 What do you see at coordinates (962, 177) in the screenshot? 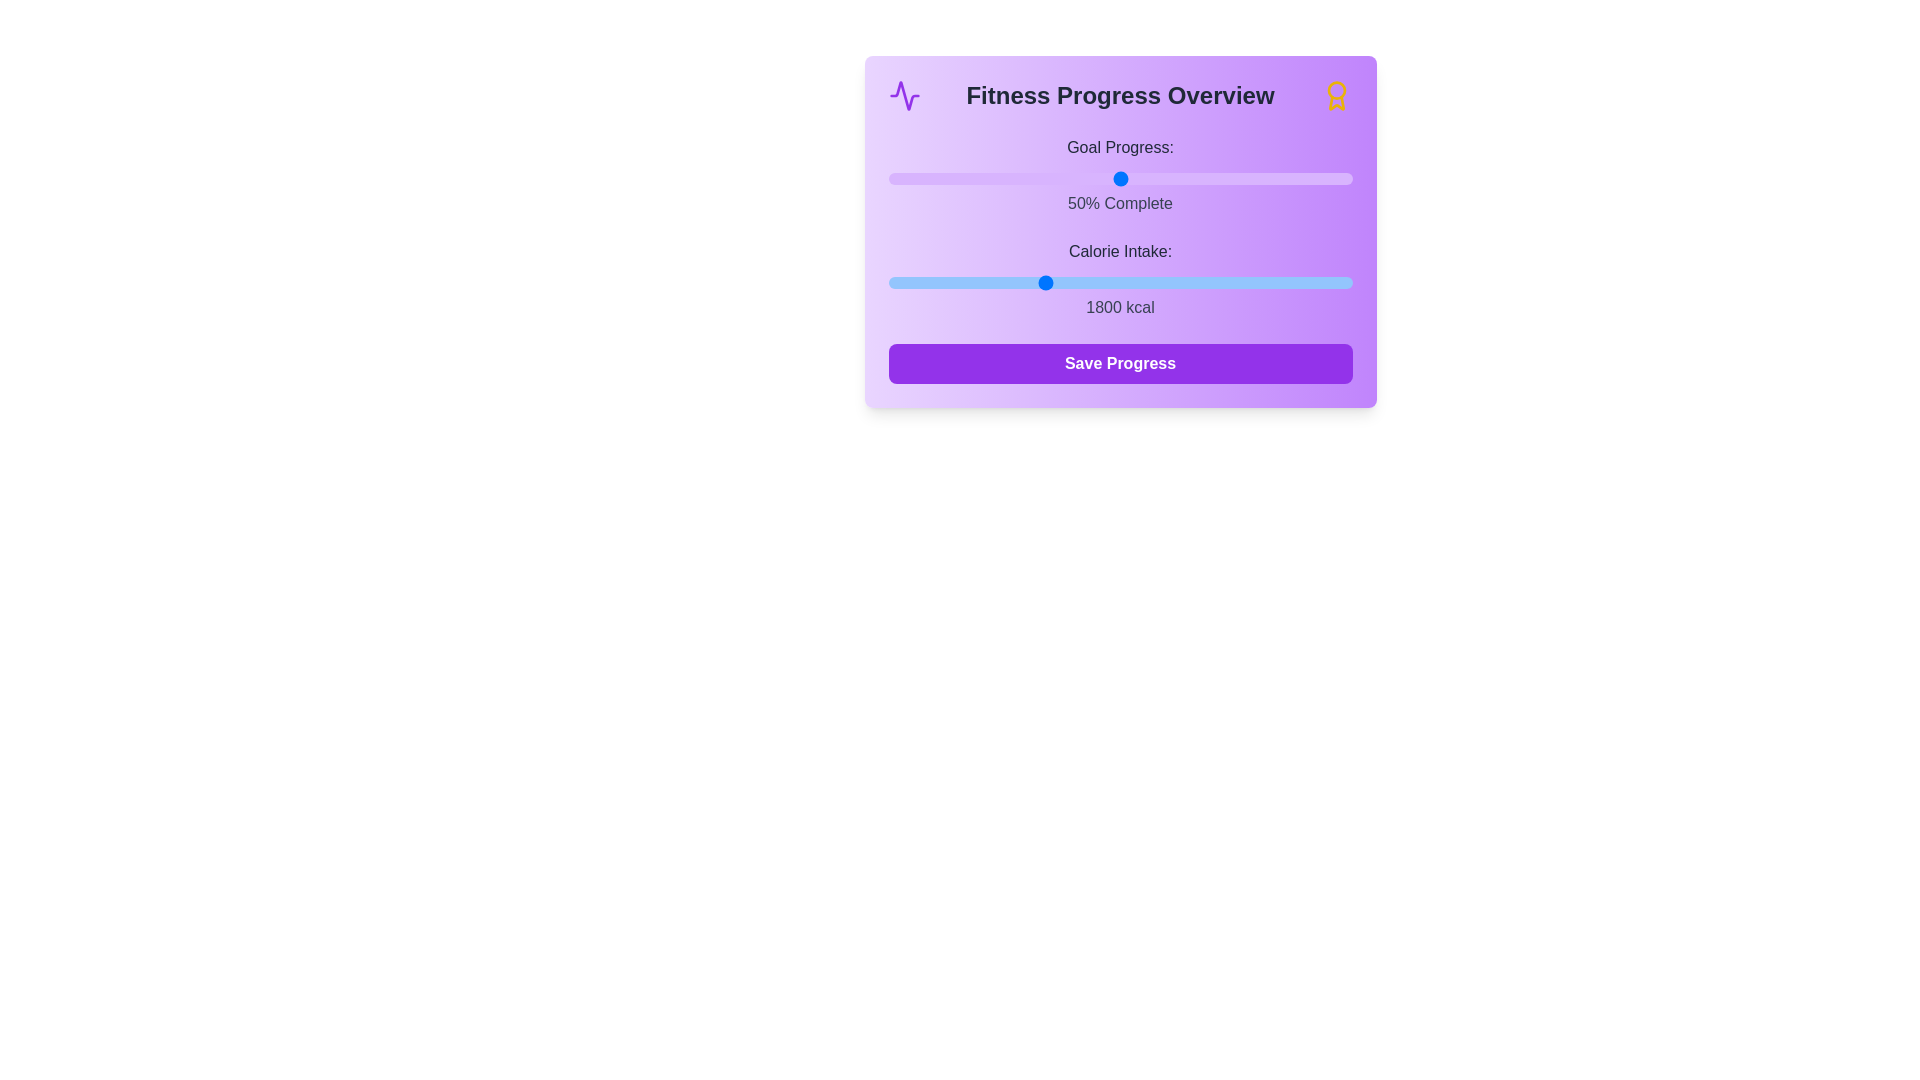
I see `the goal progress slider` at bounding box center [962, 177].